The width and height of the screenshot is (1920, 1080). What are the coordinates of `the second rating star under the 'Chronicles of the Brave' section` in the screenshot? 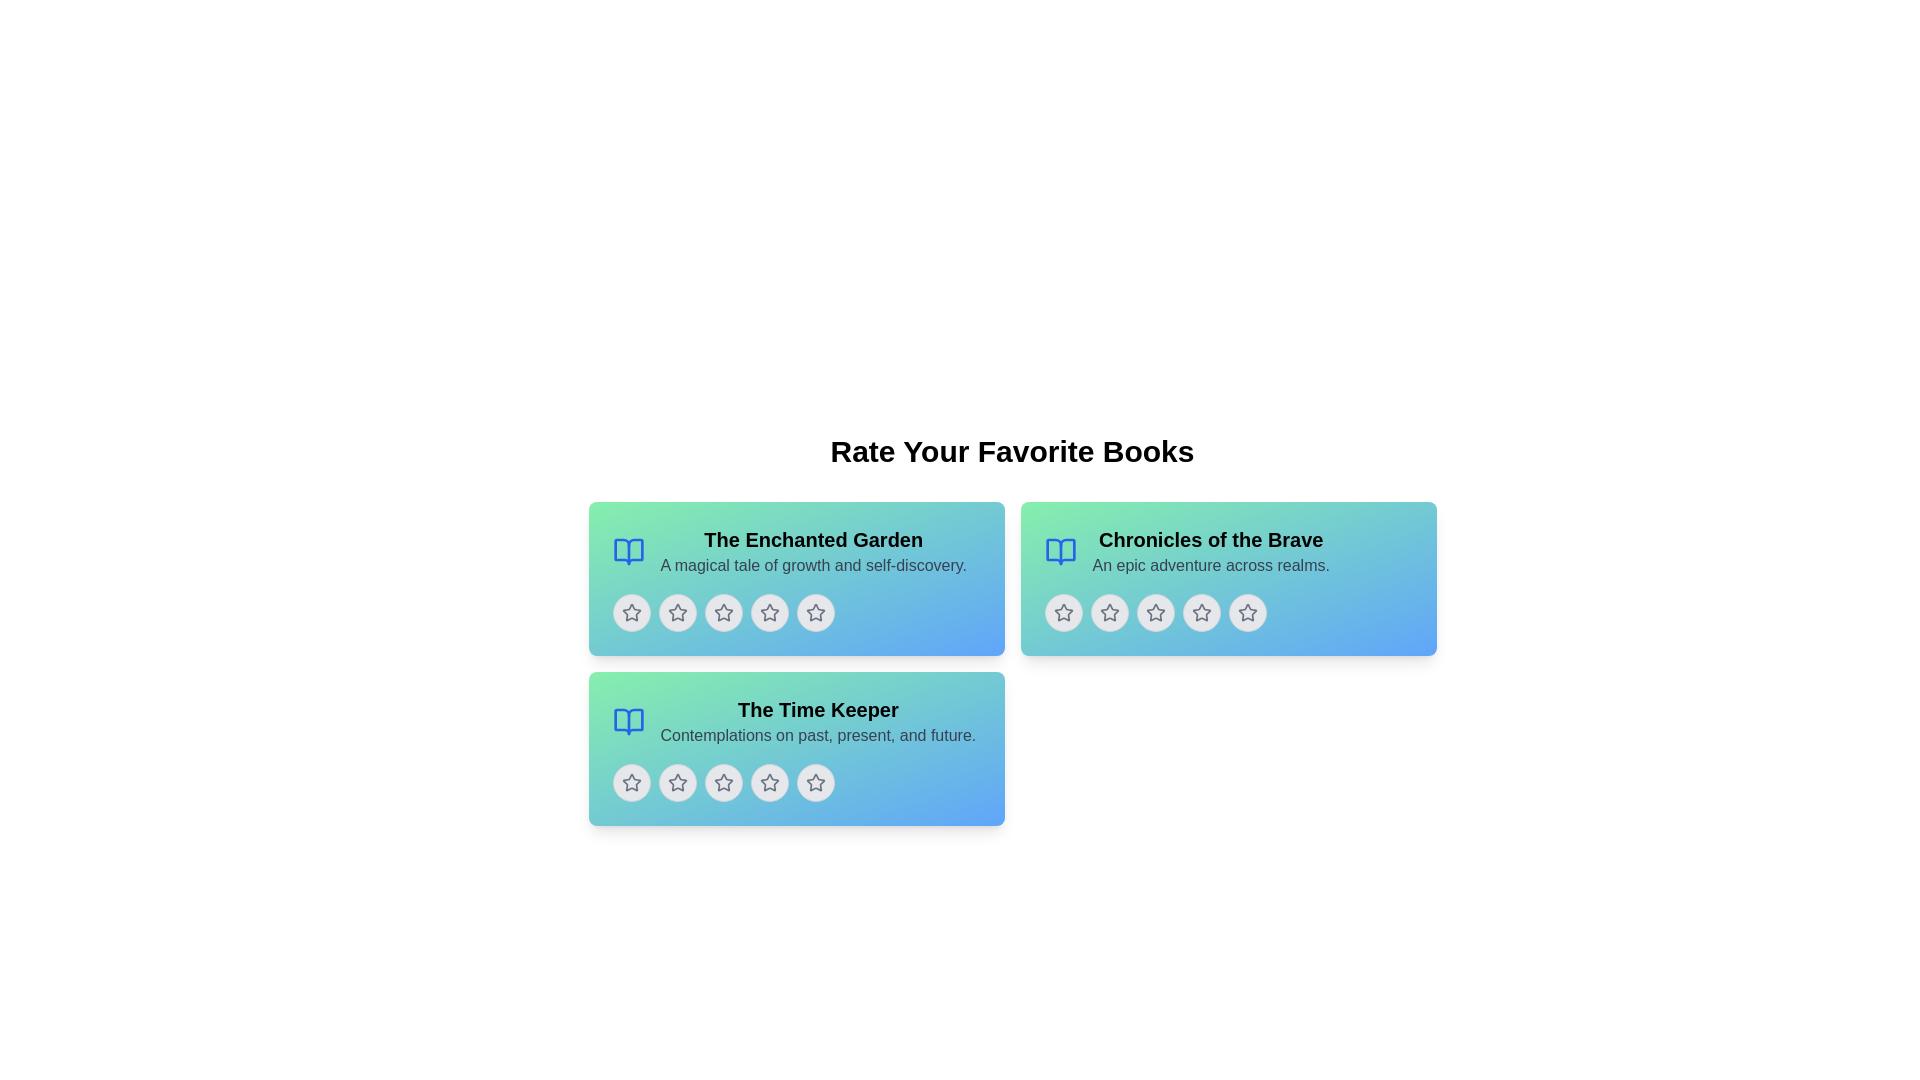 It's located at (1062, 612).